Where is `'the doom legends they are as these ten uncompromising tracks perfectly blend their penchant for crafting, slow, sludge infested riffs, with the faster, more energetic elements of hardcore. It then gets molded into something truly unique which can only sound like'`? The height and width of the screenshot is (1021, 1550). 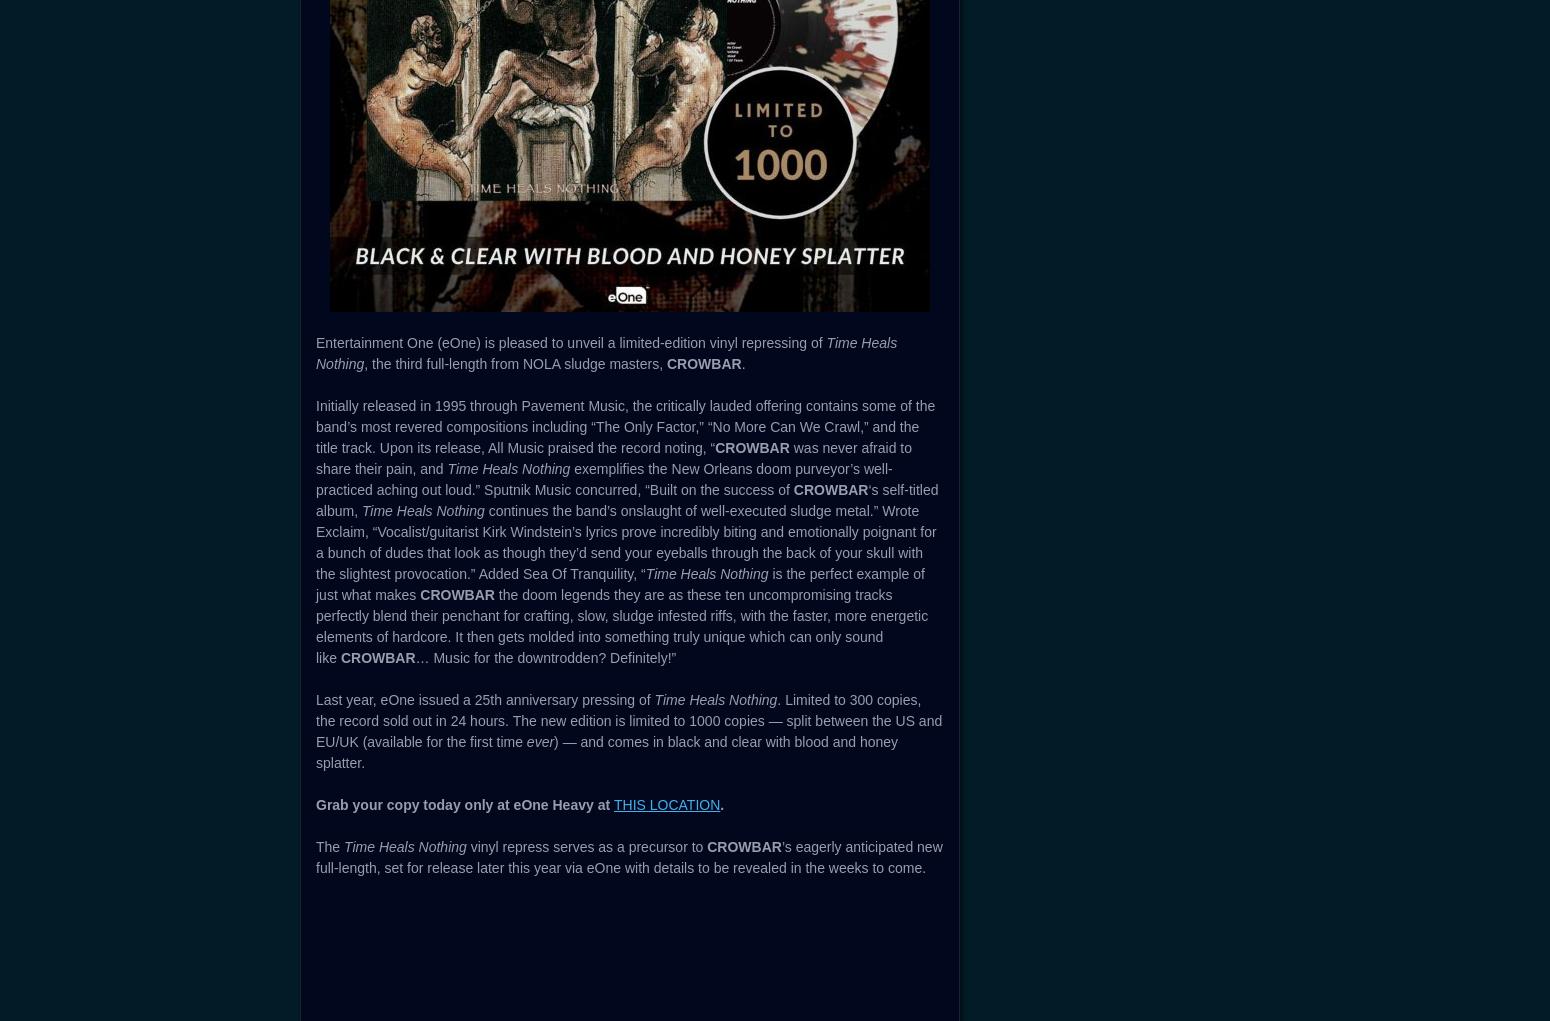 'the doom legends they are as these ten uncompromising tracks perfectly blend their penchant for crafting, slow, sludge infested riffs, with the faster, more energetic elements of hardcore. It then gets molded into something truly unique which can only sound like' is located at coordinates (315, 626).